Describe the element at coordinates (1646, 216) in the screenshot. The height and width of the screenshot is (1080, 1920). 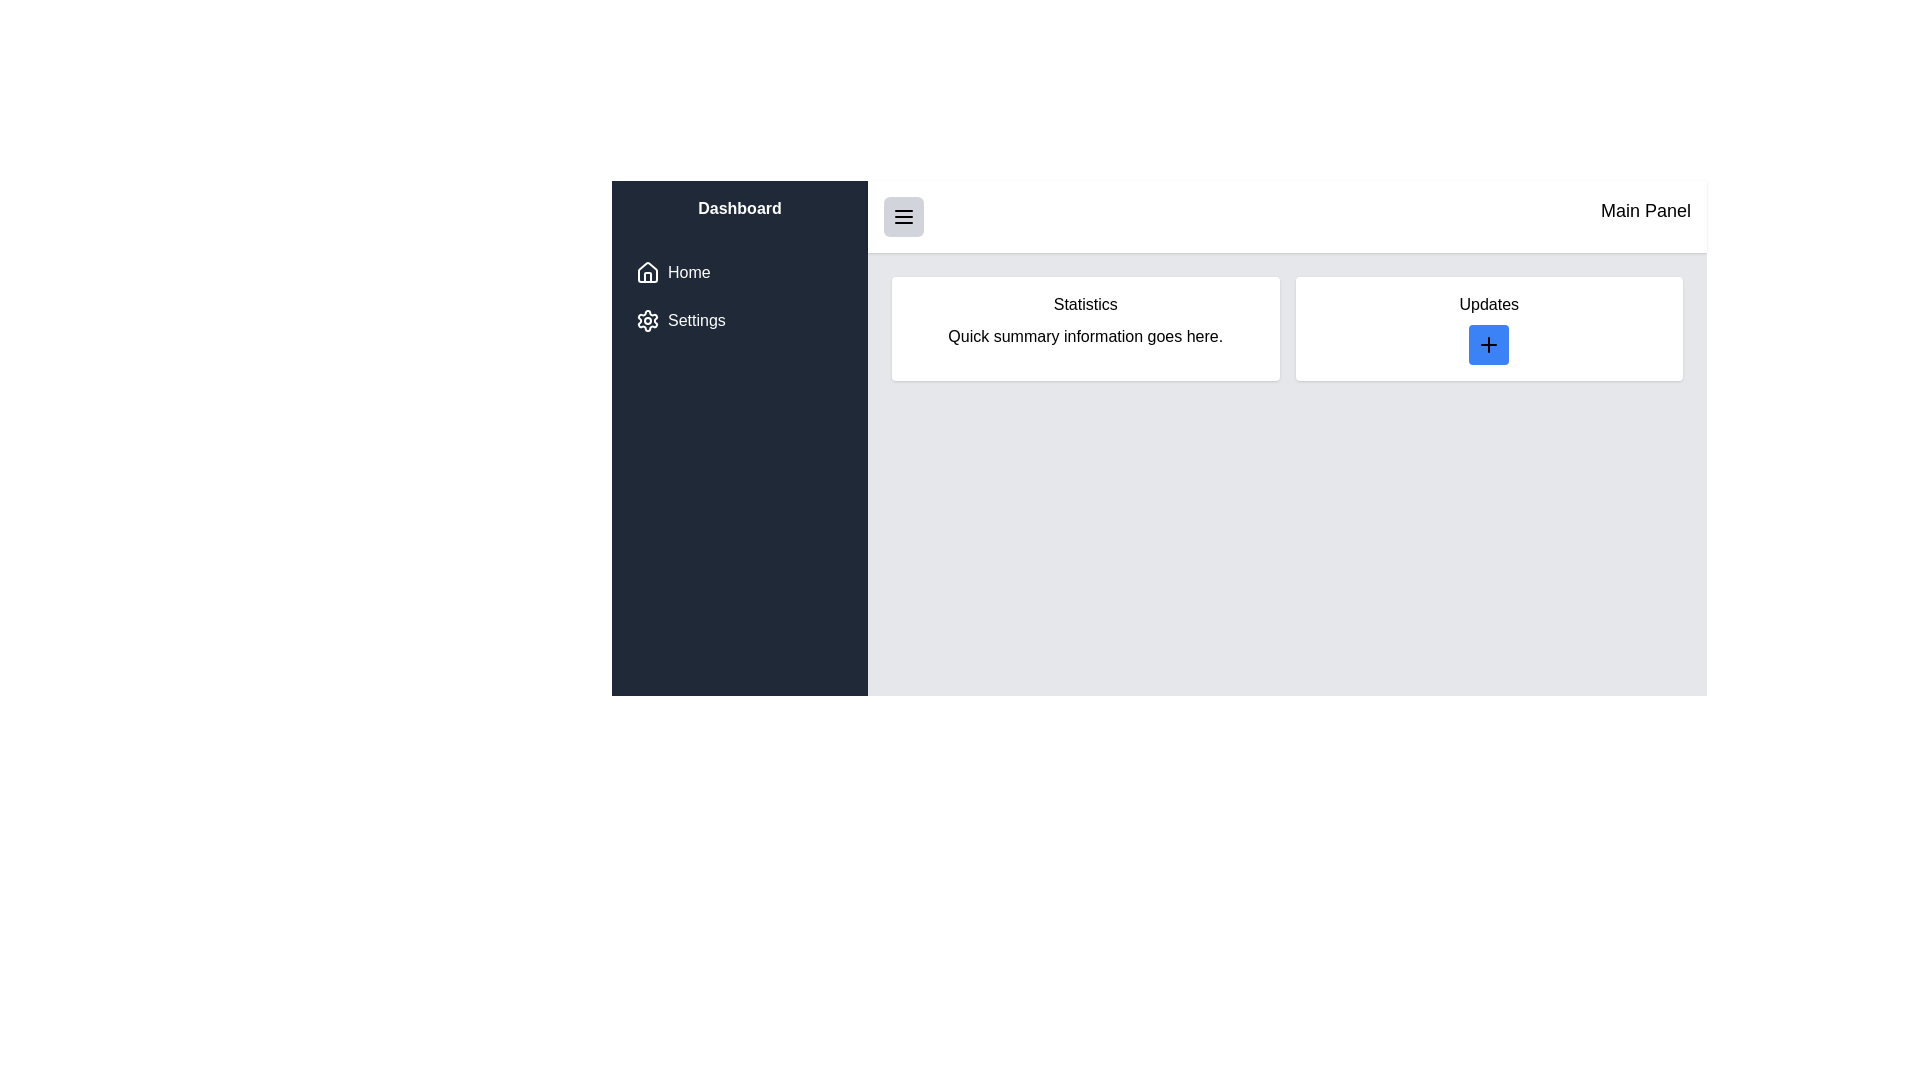
I see `descriptive label located at the upper right corner of the interface, within the white horizontal bar, which serves as a heading for the displayed section` at that location.